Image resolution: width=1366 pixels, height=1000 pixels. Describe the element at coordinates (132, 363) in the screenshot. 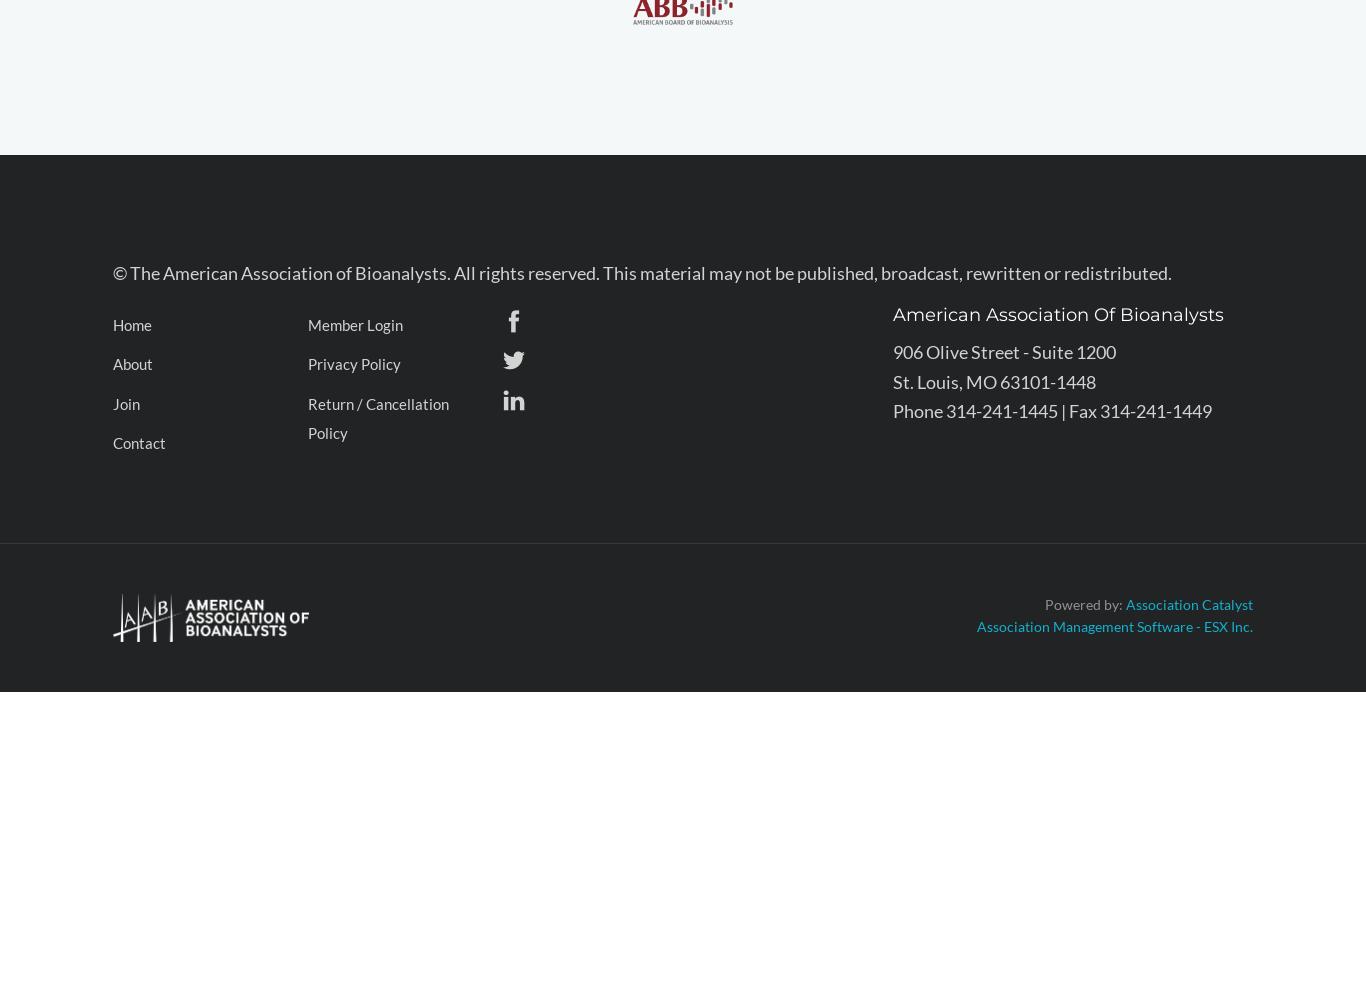

I see `'About'` at that location.